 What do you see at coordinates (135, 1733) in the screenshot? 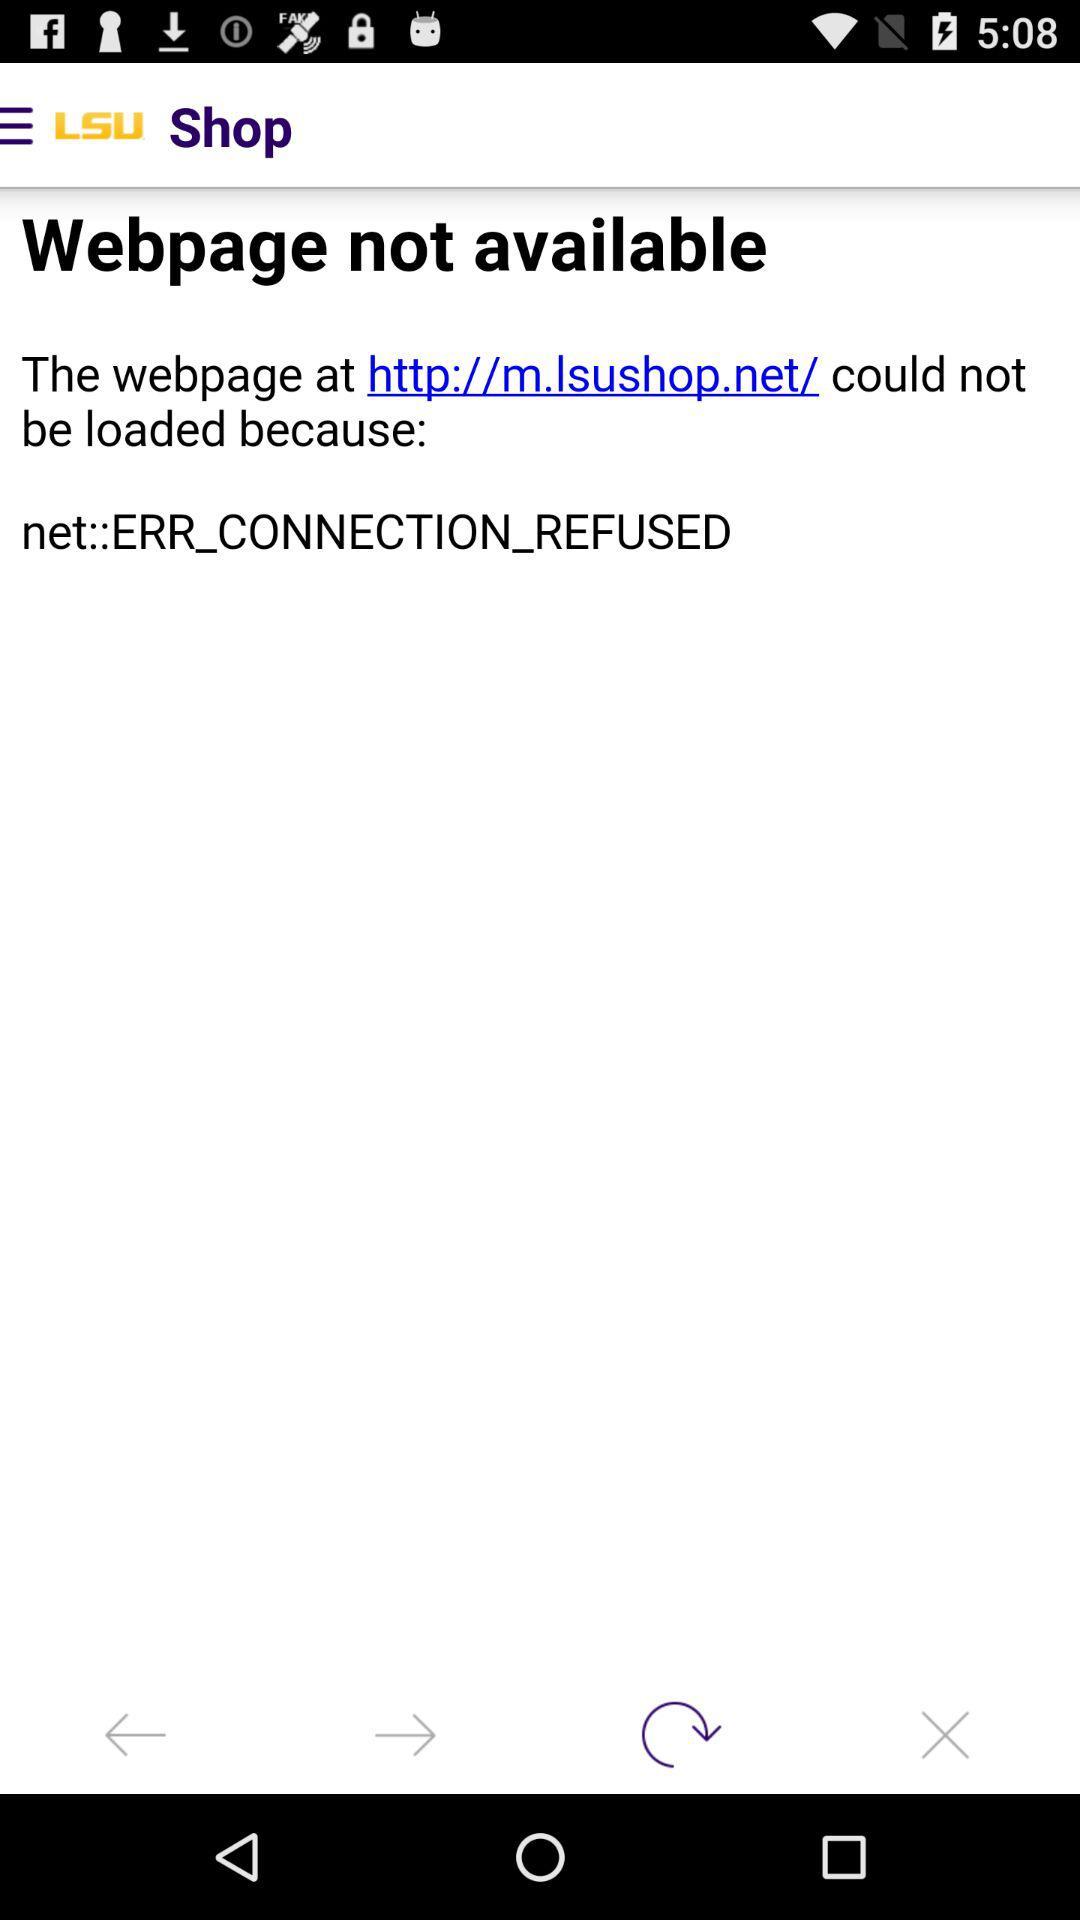
I see `go back` at bounding box center [135, 1733].